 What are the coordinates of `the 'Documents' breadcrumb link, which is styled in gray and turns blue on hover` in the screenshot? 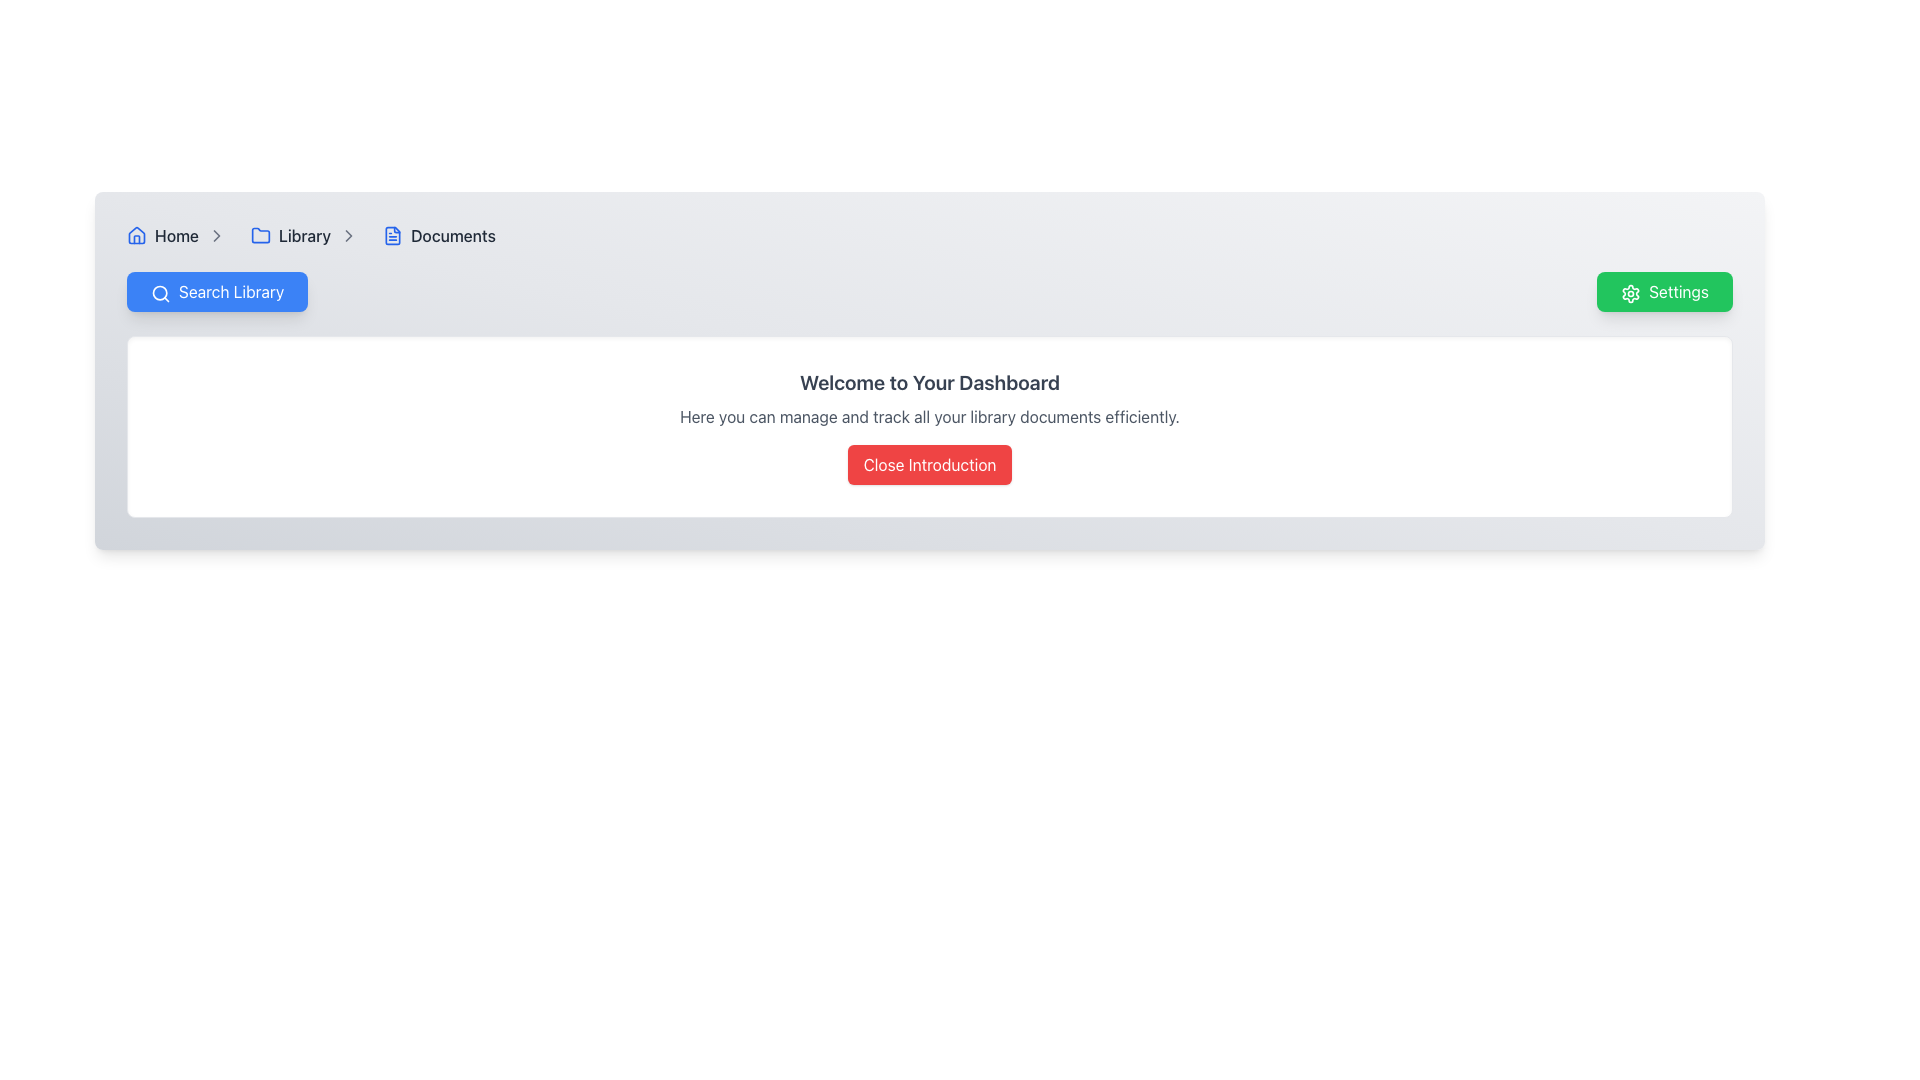 It's located at (452, 234).